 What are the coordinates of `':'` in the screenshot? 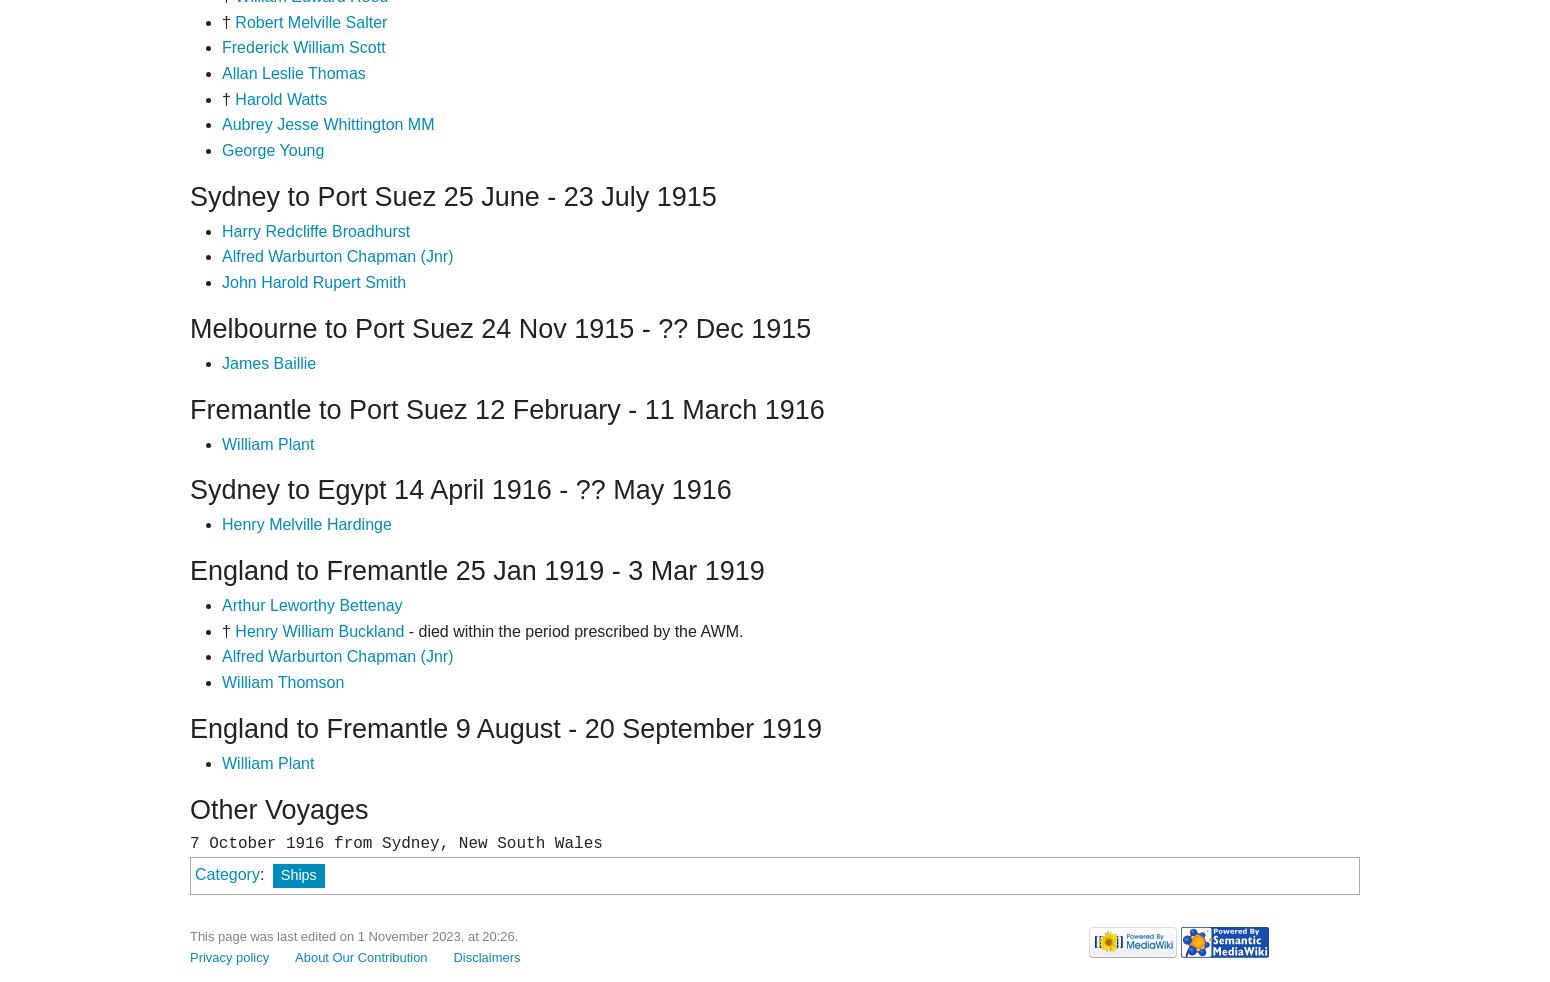 It's located at (263, 874).